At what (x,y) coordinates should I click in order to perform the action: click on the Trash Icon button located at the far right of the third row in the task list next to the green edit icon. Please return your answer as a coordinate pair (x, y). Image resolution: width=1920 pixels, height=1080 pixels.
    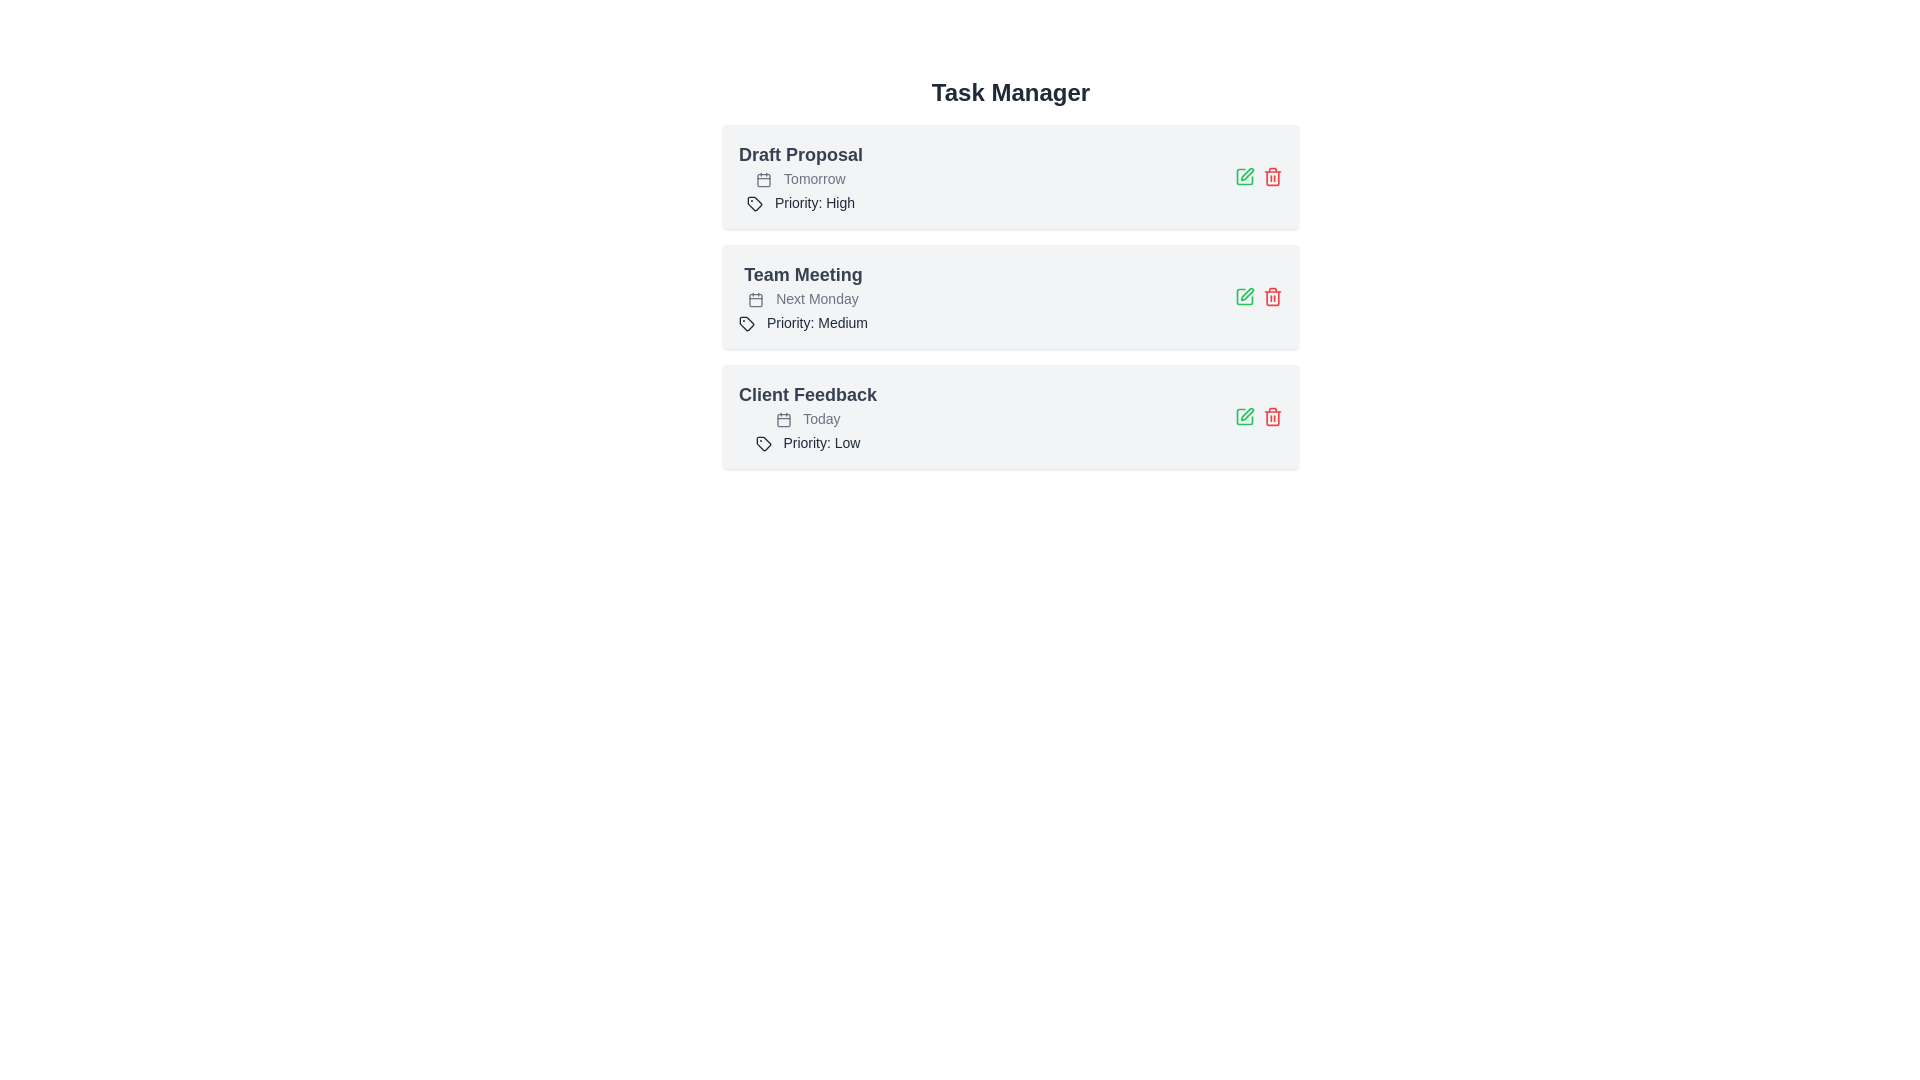
    Looking at the image, I should click on (1271, 415).